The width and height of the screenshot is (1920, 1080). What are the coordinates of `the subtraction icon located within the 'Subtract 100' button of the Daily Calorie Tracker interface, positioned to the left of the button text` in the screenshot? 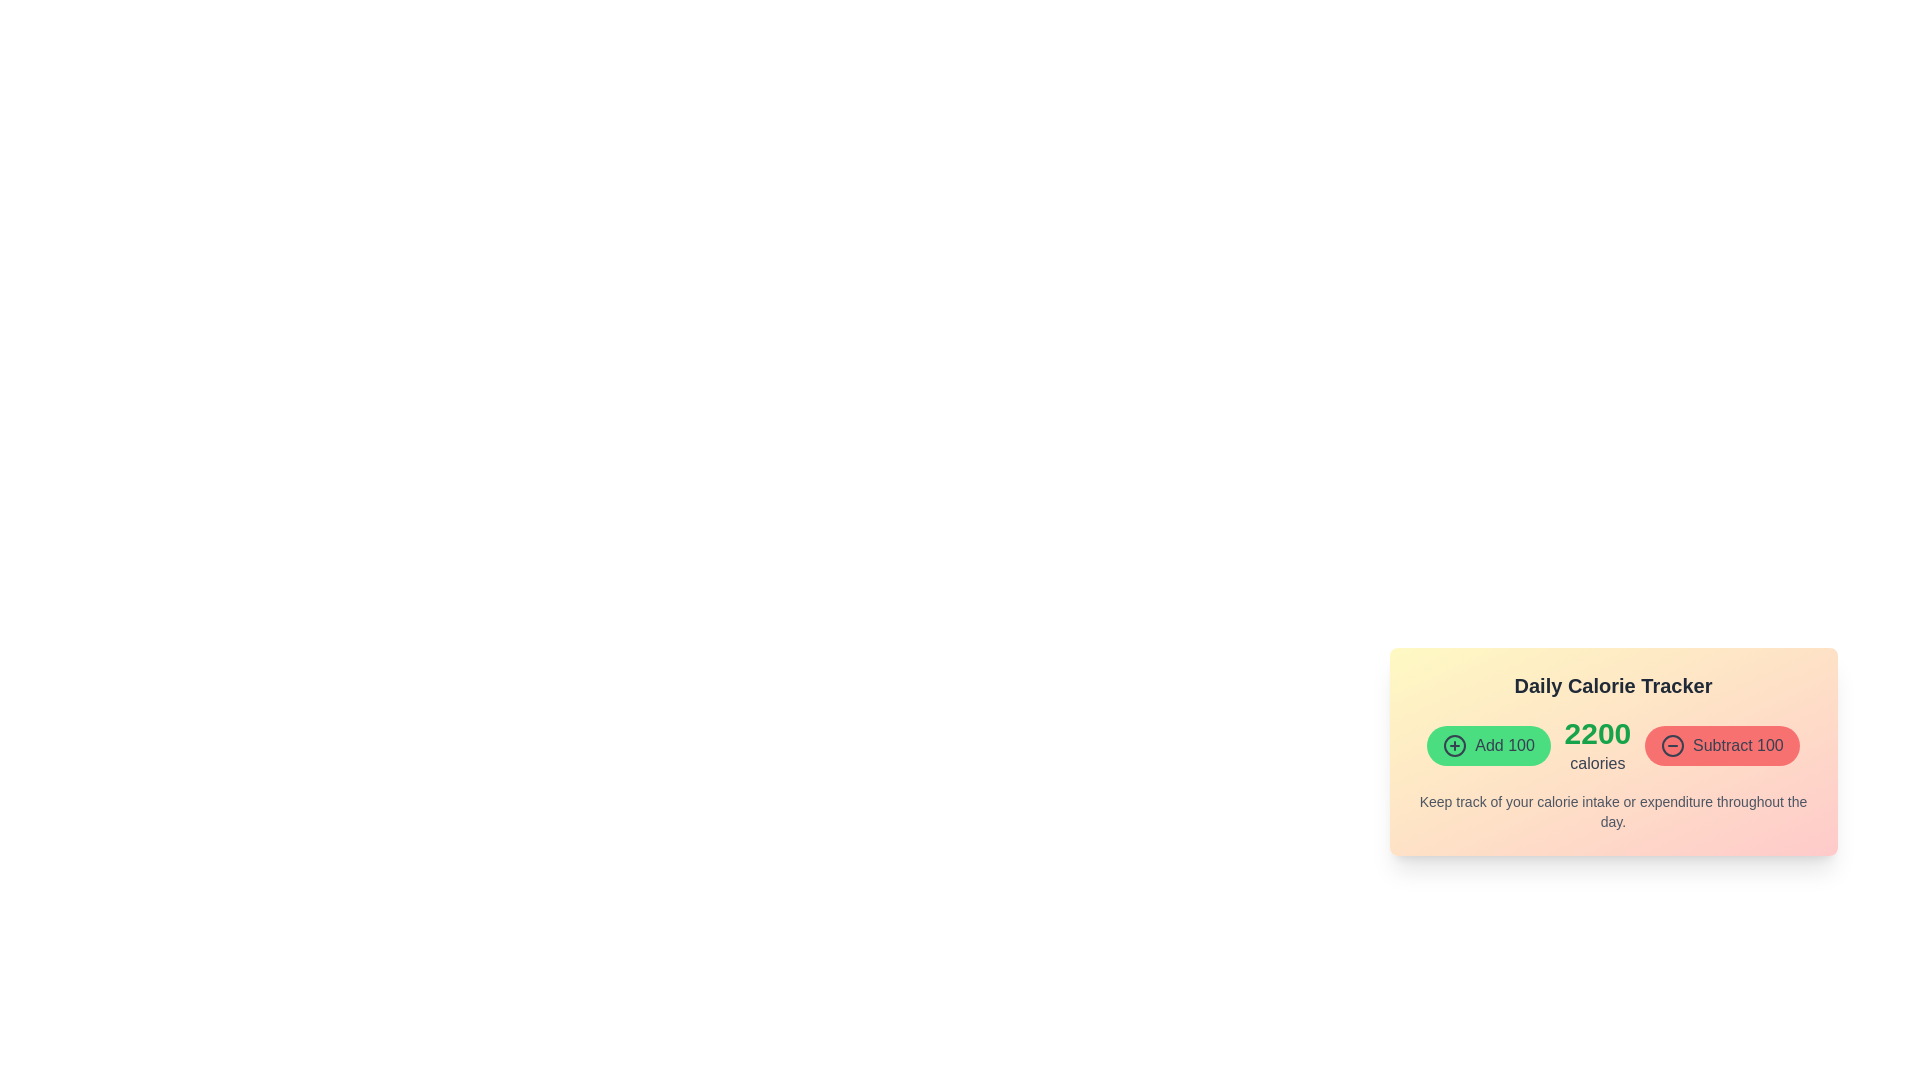 It's located at (1673, 745).